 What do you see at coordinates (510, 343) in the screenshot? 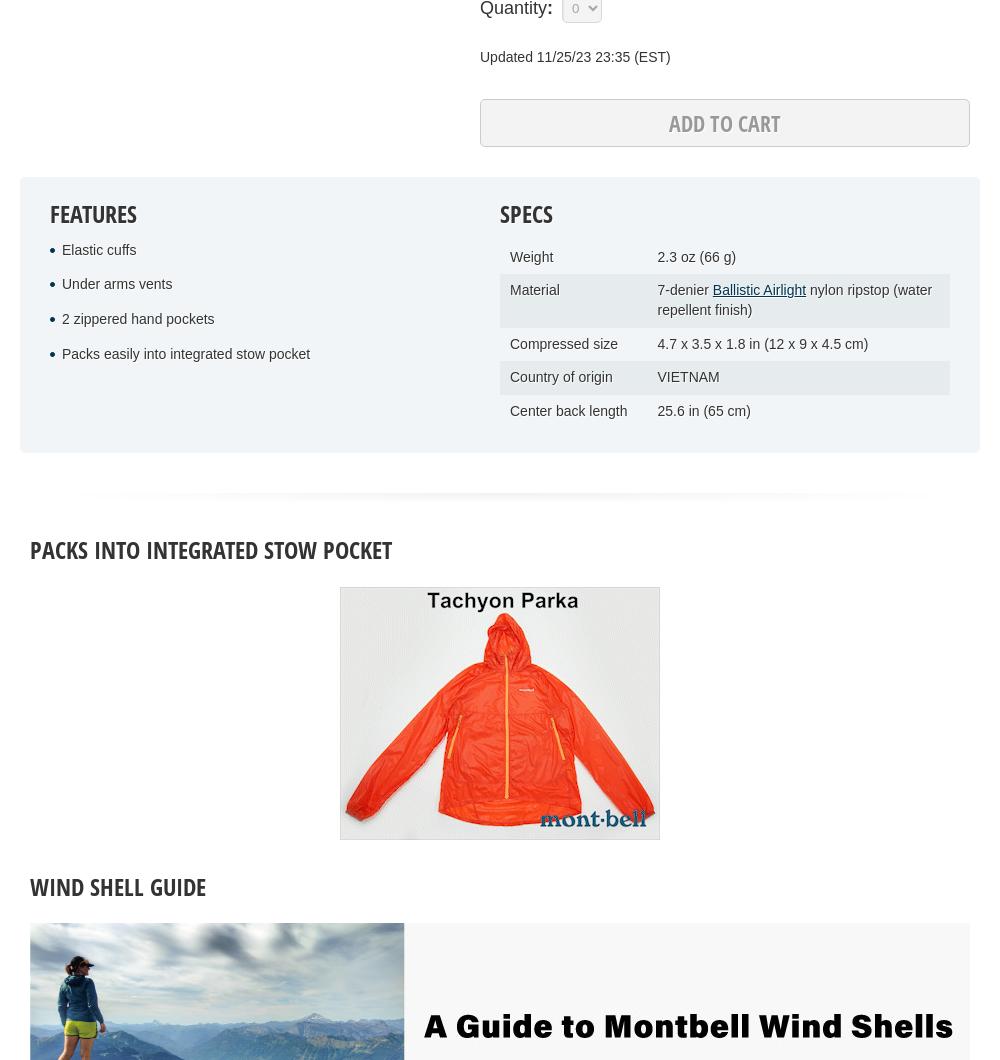
I see `'Compressed size'` at bounding box center [510, 343].